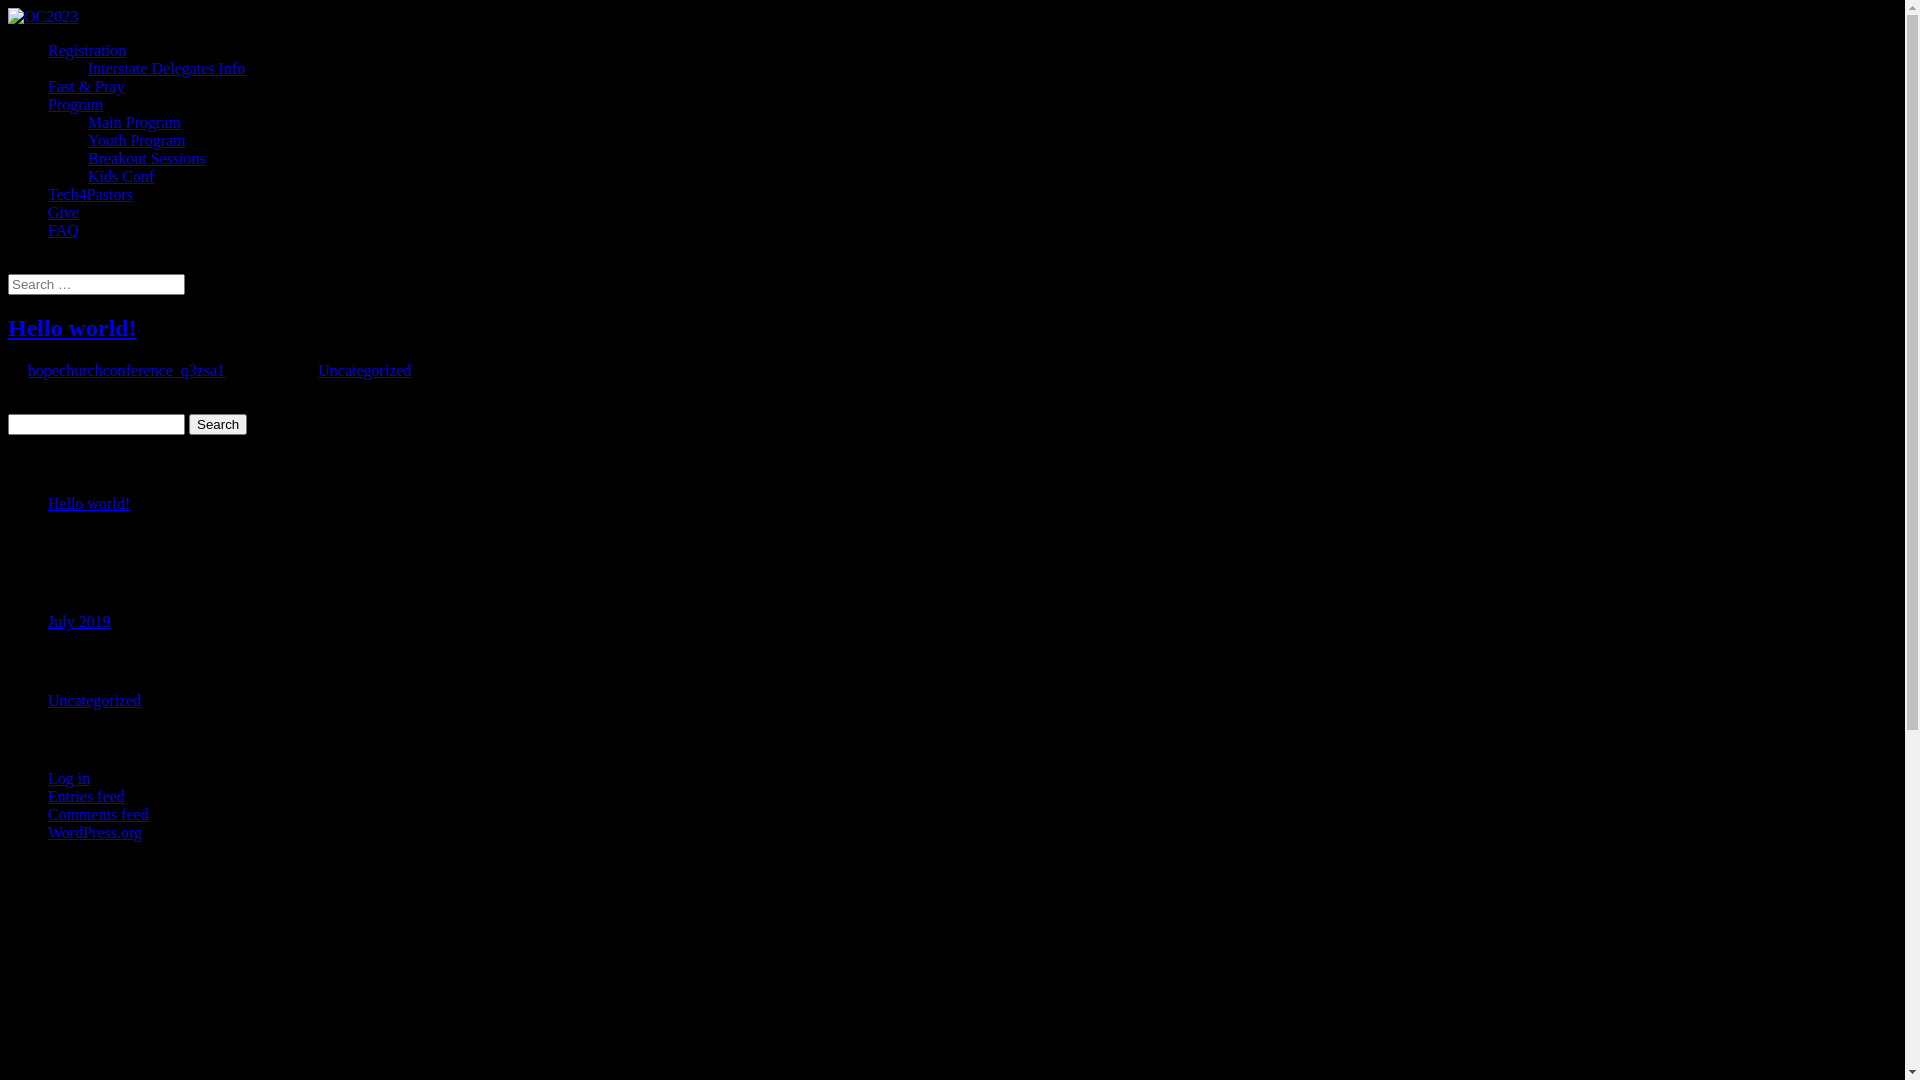 Image resolution: width=1920 pixels, height=1080 pixels. What do you see at coordinates (85, 795) in the screenshot?
I see `'Entries feed'` at bounding box center [85, 795].